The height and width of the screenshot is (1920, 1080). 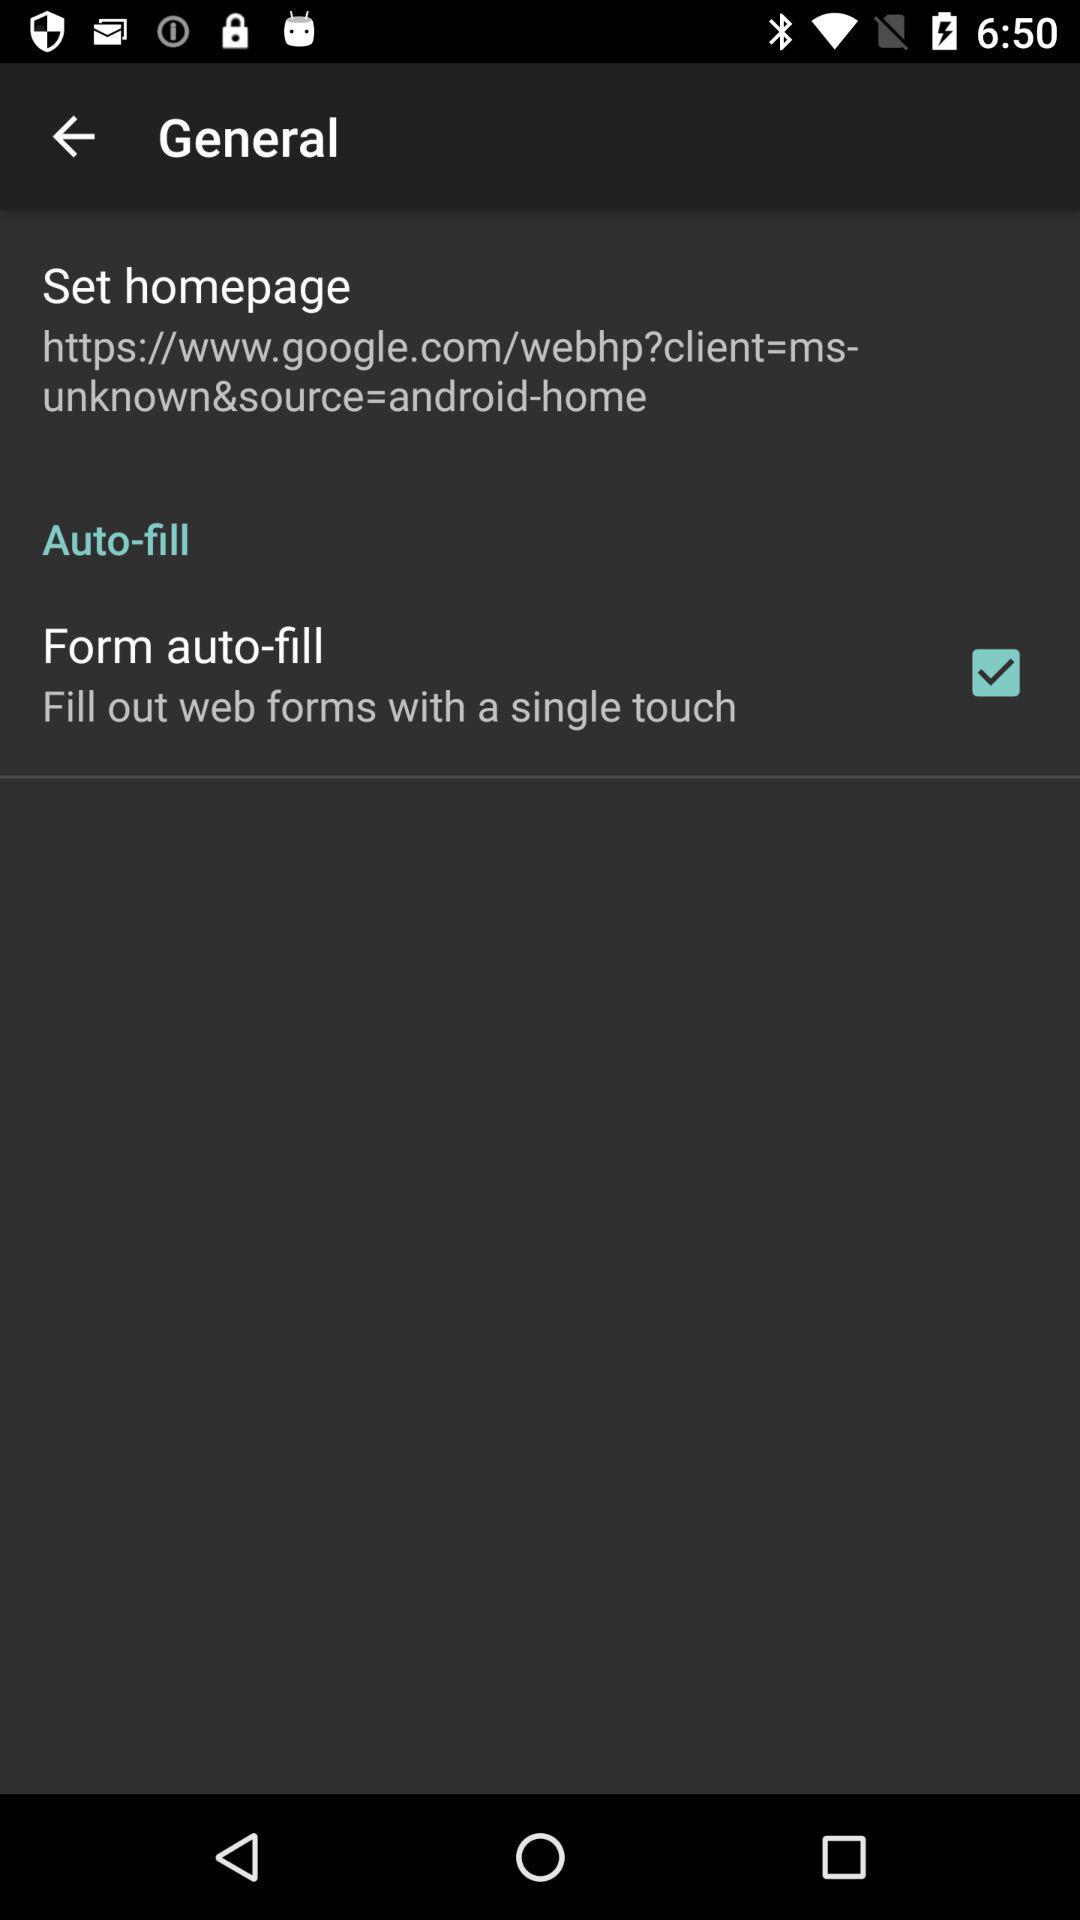 What do you see at coordinates (389, 705) in the screenshot?
I see `fill out web item` at bounding box center [389, 705].